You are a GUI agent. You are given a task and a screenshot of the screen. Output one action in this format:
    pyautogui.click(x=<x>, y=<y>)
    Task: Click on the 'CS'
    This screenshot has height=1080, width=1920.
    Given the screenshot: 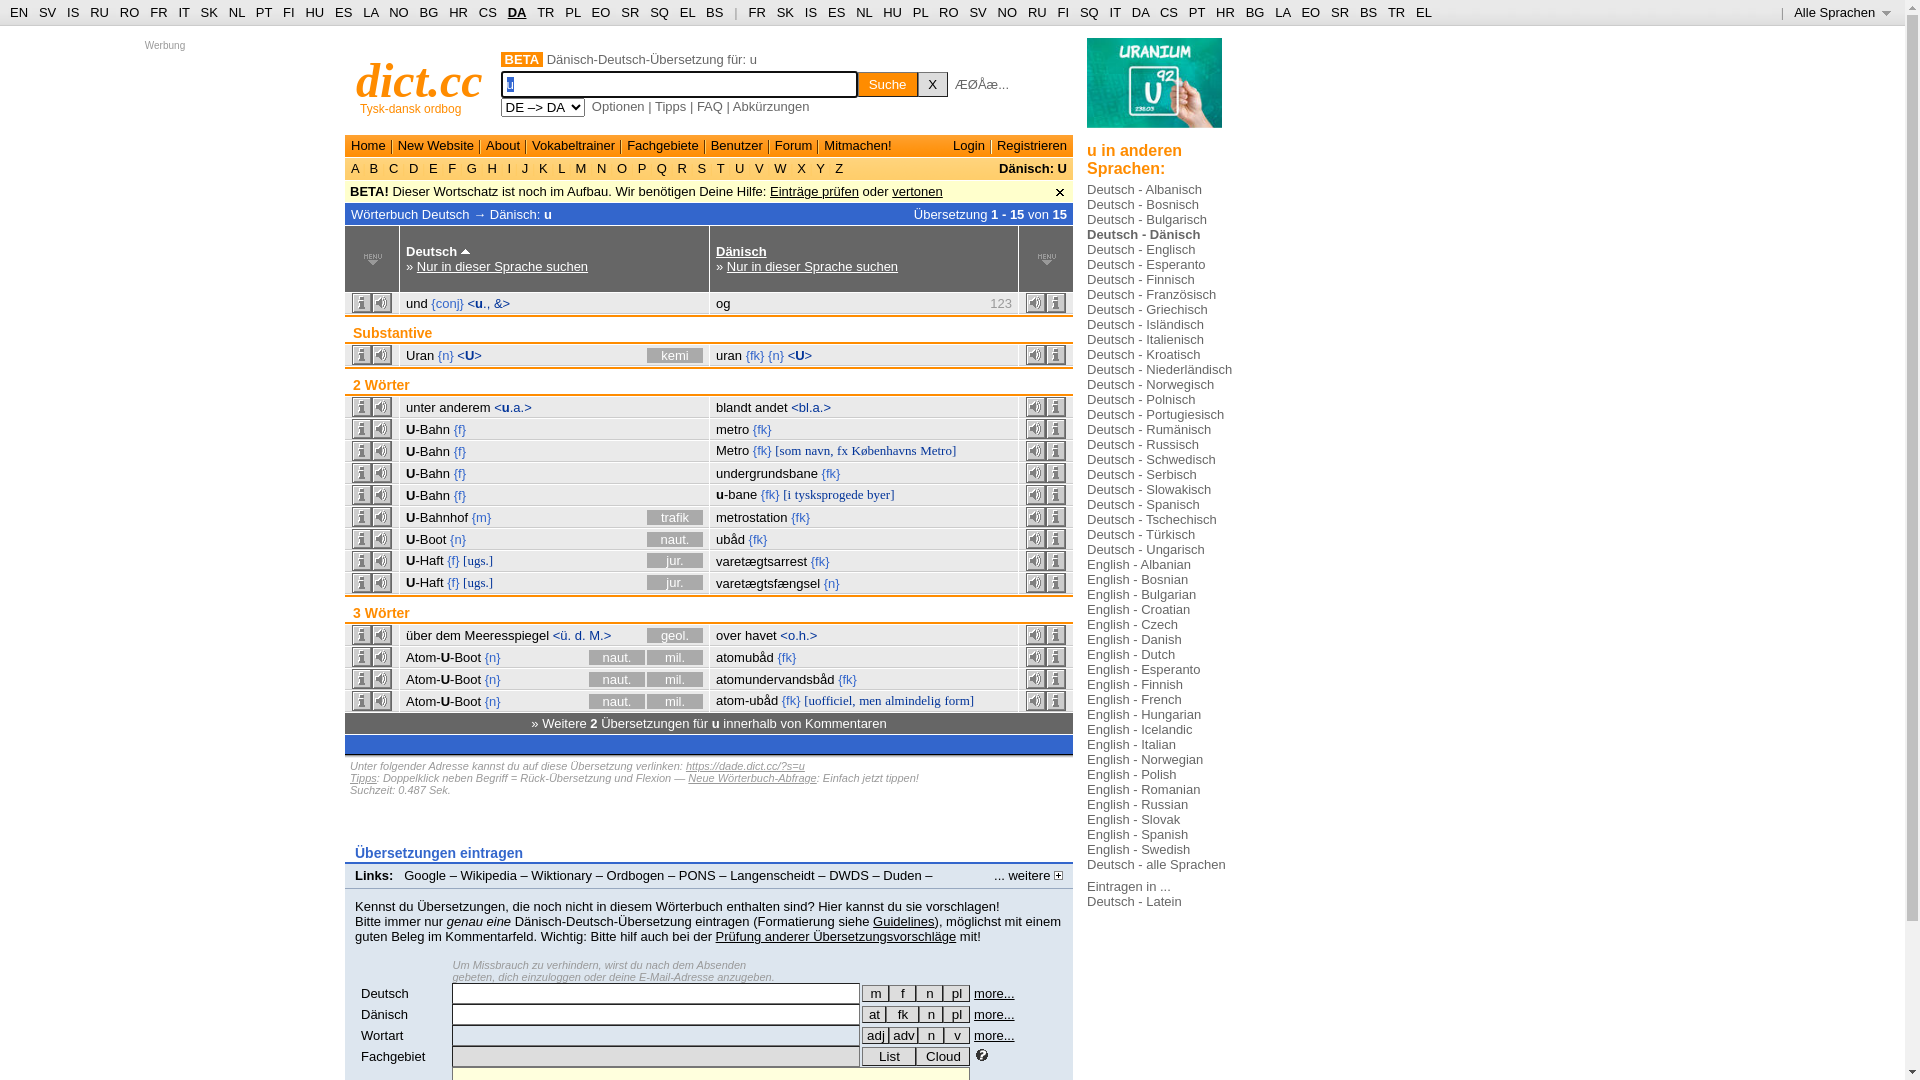 What is the action you would take?
    pyautogui.click(x=488, y=12)
    